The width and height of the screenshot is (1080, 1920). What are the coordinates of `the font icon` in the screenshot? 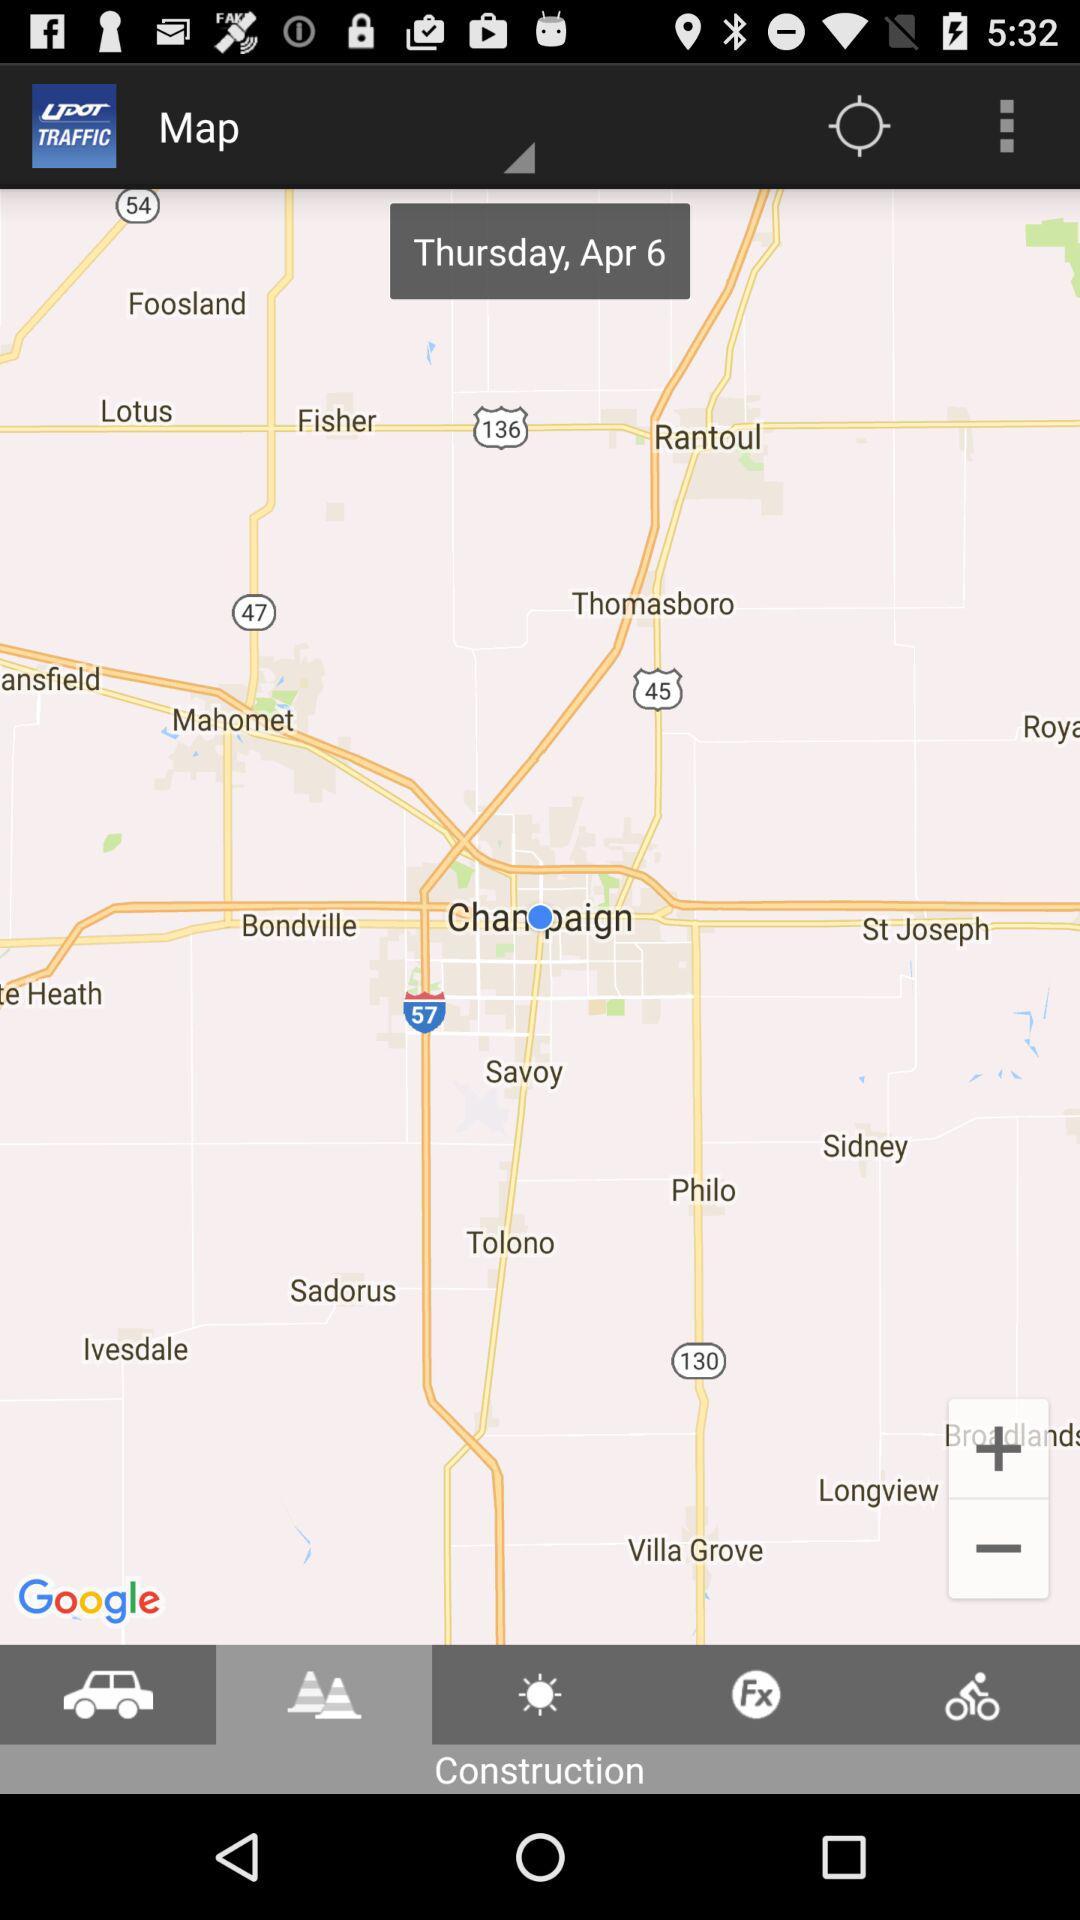 It's located at (323, 1813).